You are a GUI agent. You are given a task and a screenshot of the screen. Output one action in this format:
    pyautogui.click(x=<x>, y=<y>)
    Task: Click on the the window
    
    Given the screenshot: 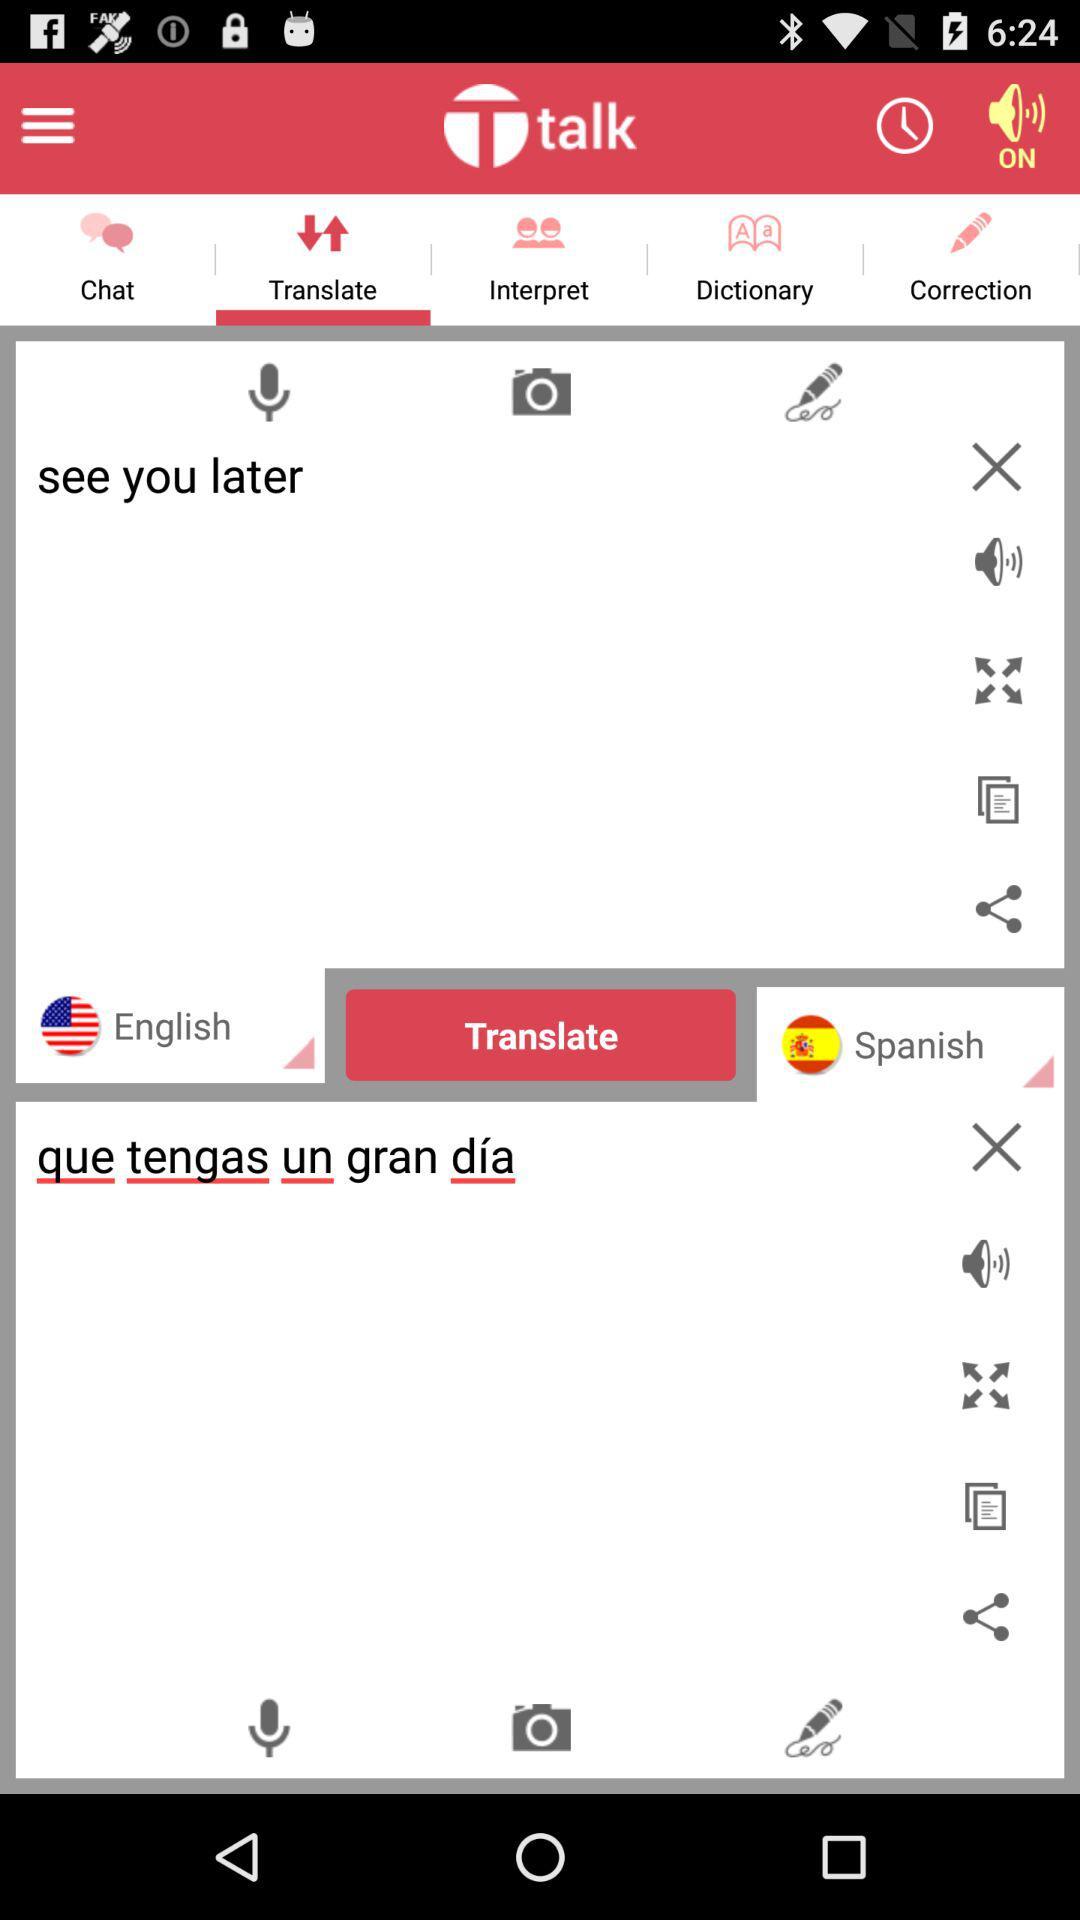 What is the action you would take?
    pyautogui.click(x=996, y=1147)
    